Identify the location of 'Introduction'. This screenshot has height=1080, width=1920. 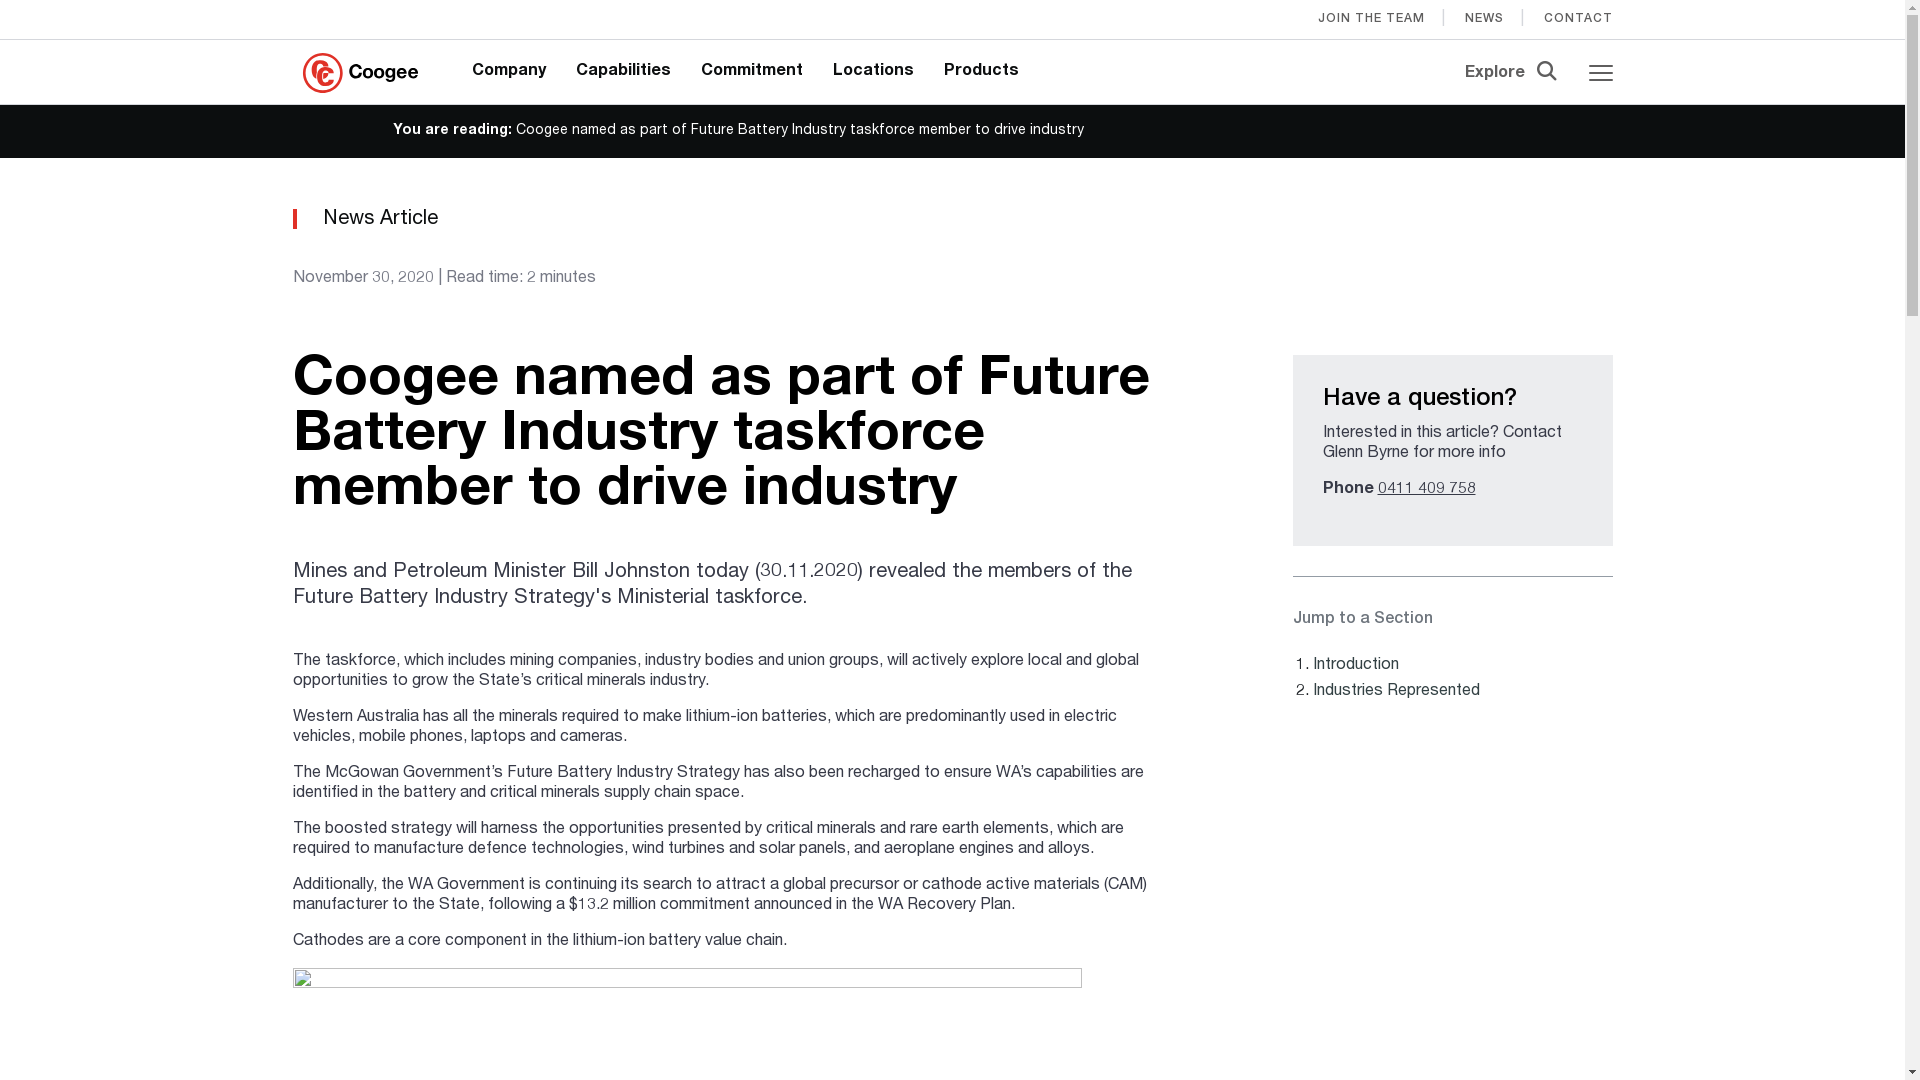
(1354, 666).